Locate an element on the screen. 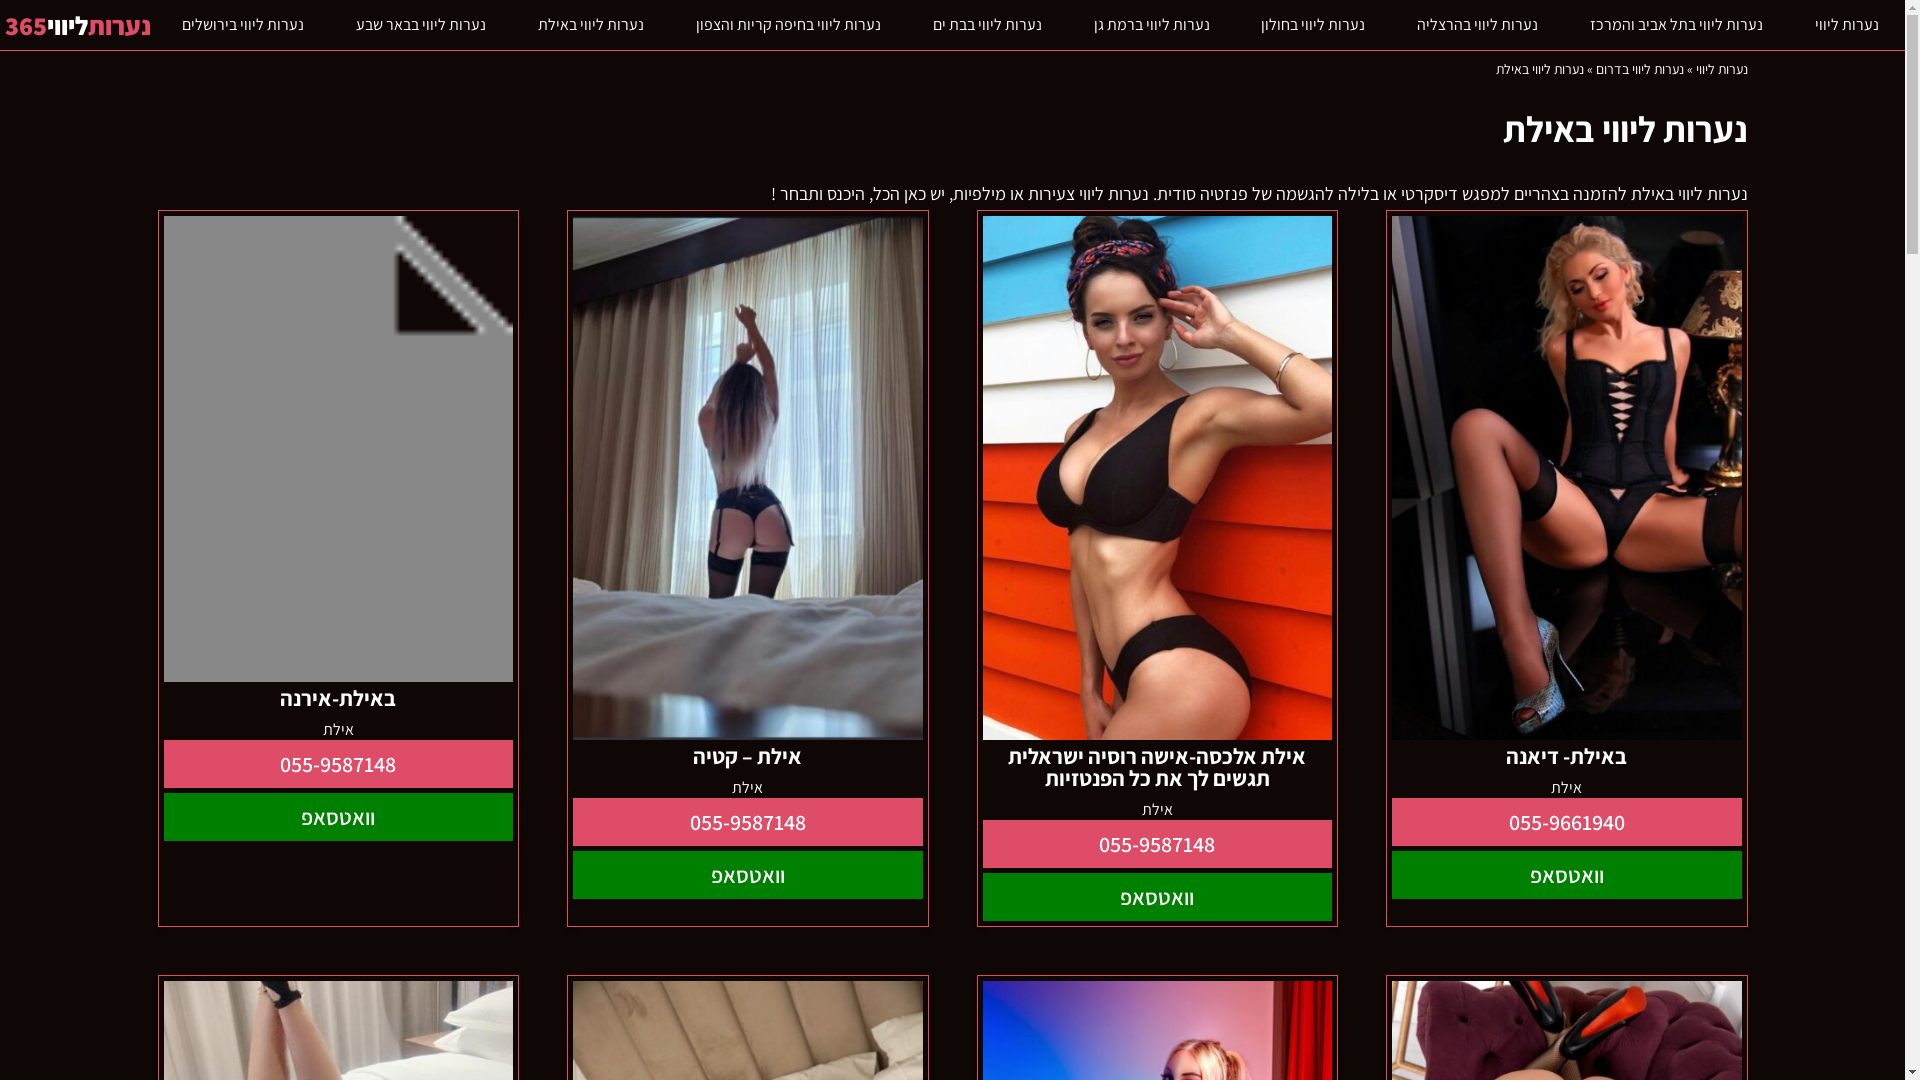  '055-9661940' is located at coordinates (1565, 821).